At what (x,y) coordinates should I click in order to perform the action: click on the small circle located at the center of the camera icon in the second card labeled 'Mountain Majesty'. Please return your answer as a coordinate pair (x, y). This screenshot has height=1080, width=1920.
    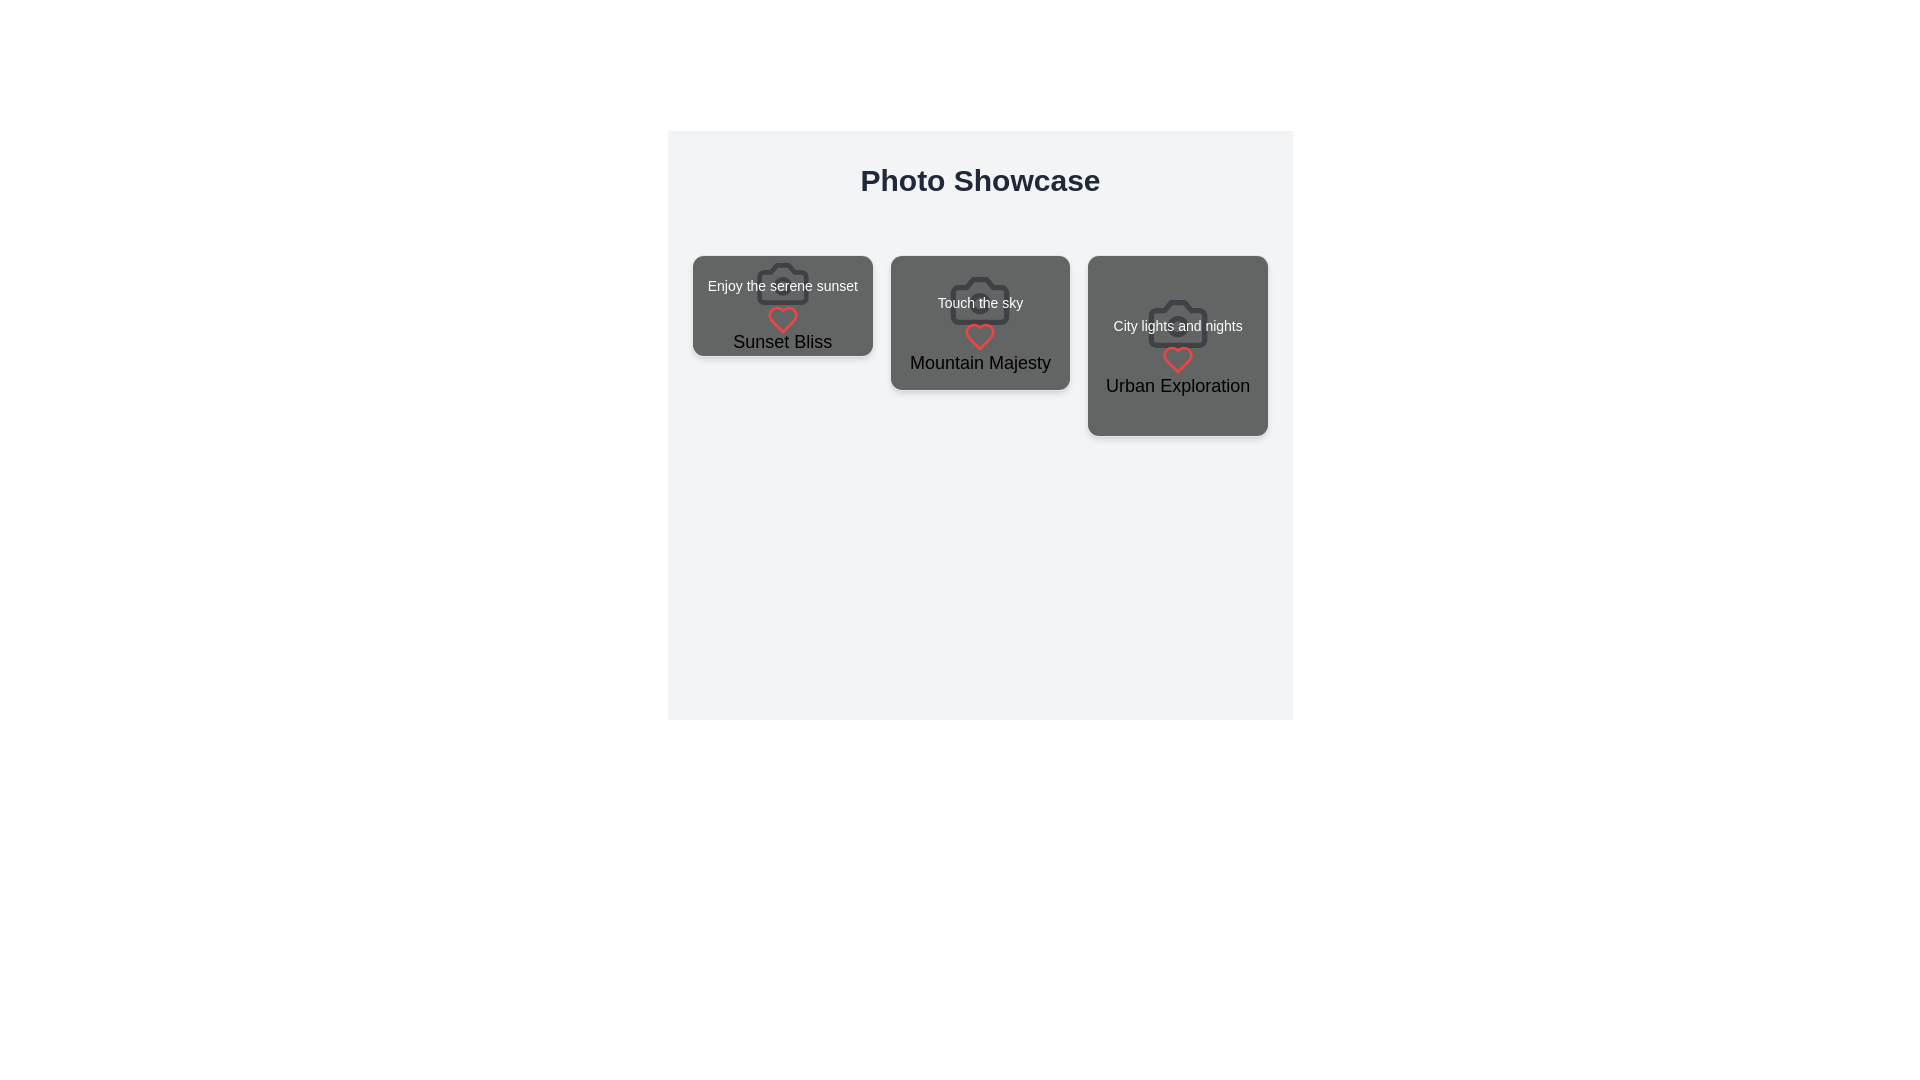
    Looking at the image, I should click on (980, 303).